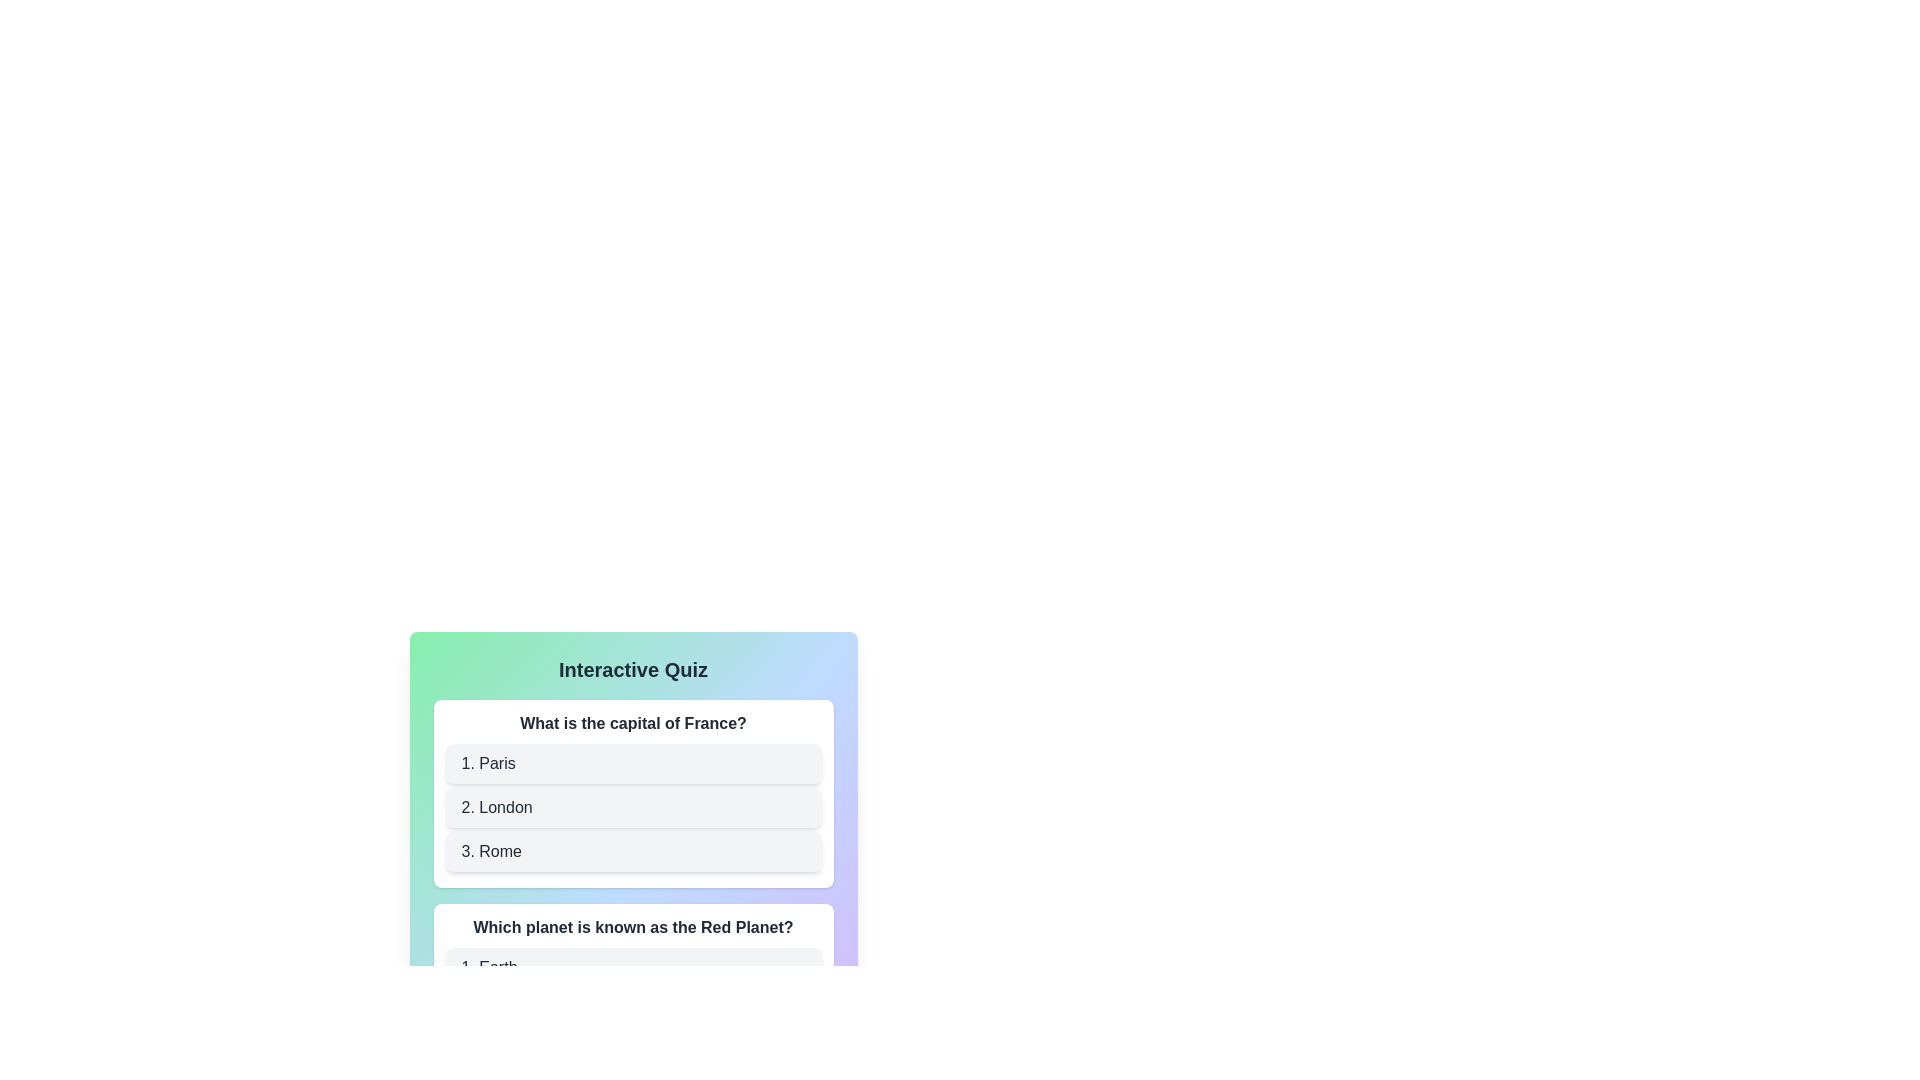 The height and width of the screenshot is (1080, 1920). Describe the element at coordinates (632, 763) in the screenshot. I see `the button labeled '1. Paris'` at that location.